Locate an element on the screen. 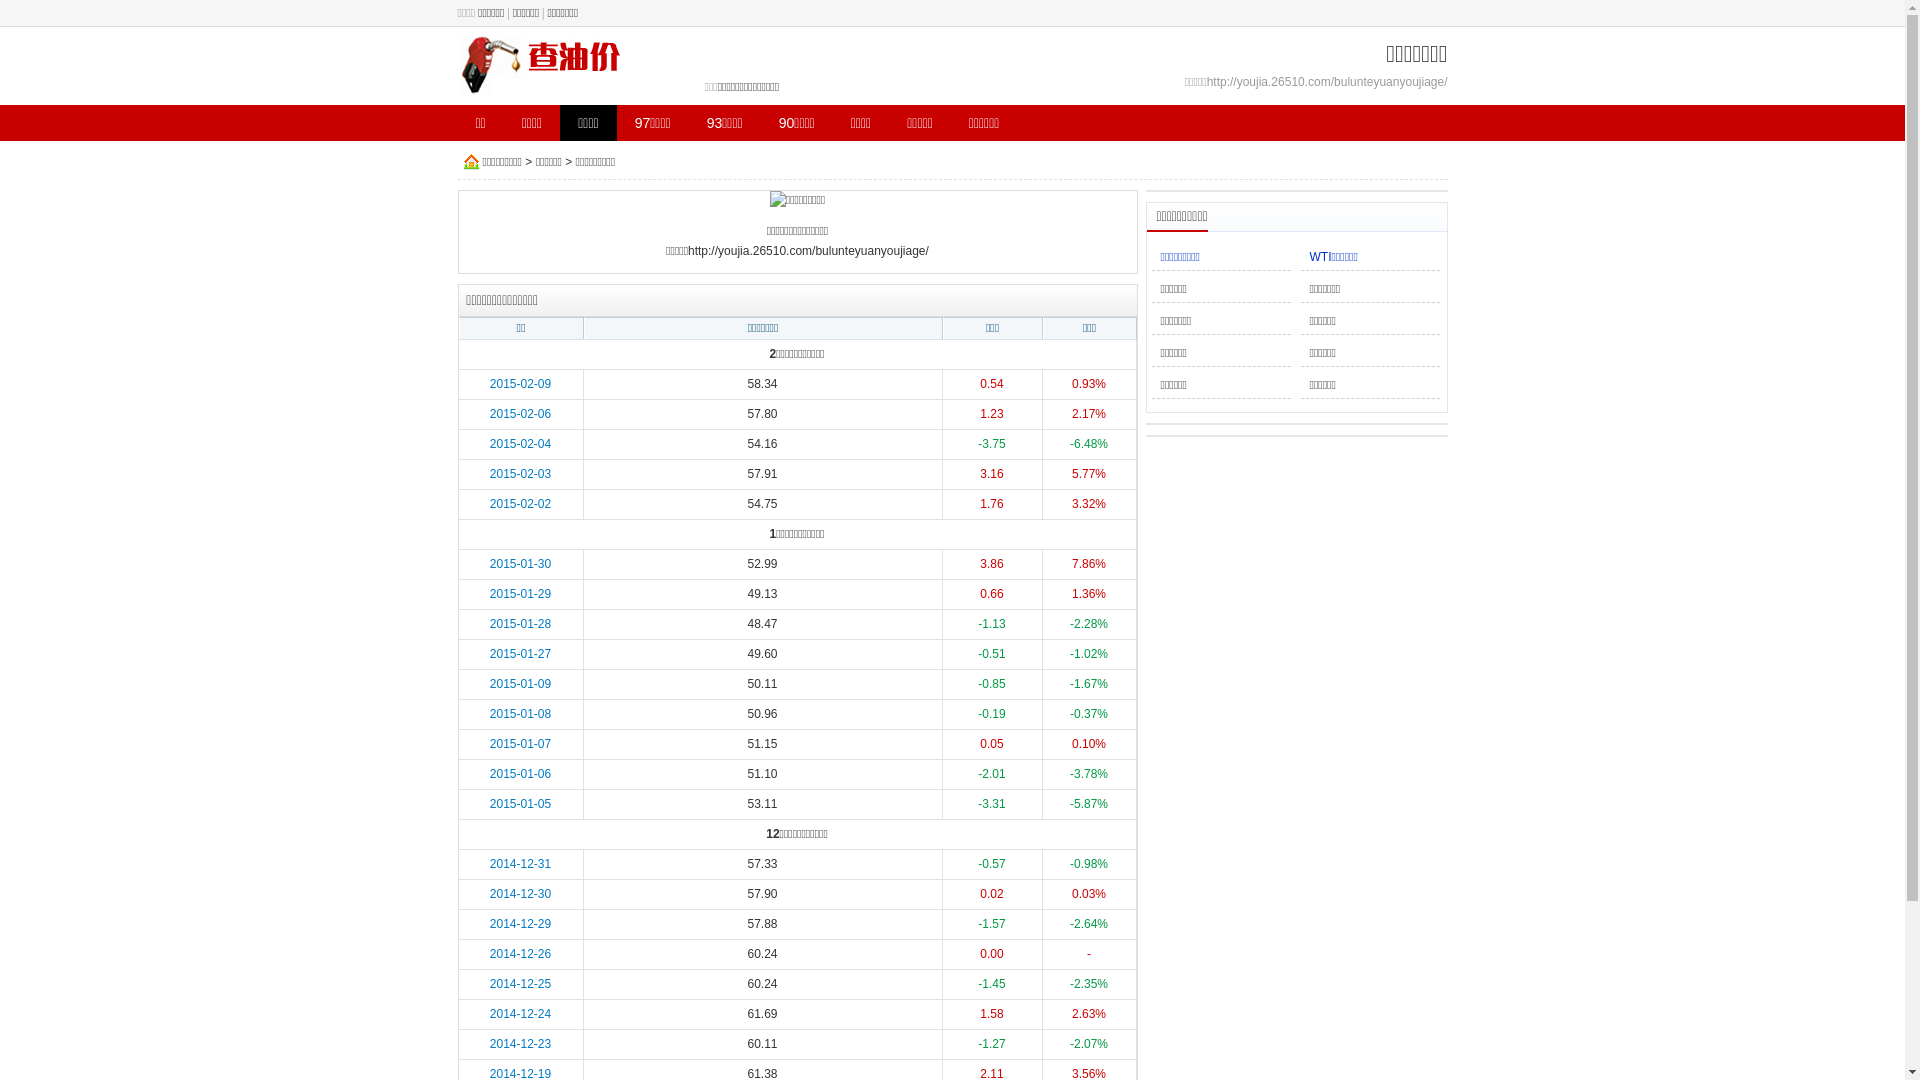 This screenshot has height=1080, width=1920. '2015-01-30' is located at coordinates (489, 563).